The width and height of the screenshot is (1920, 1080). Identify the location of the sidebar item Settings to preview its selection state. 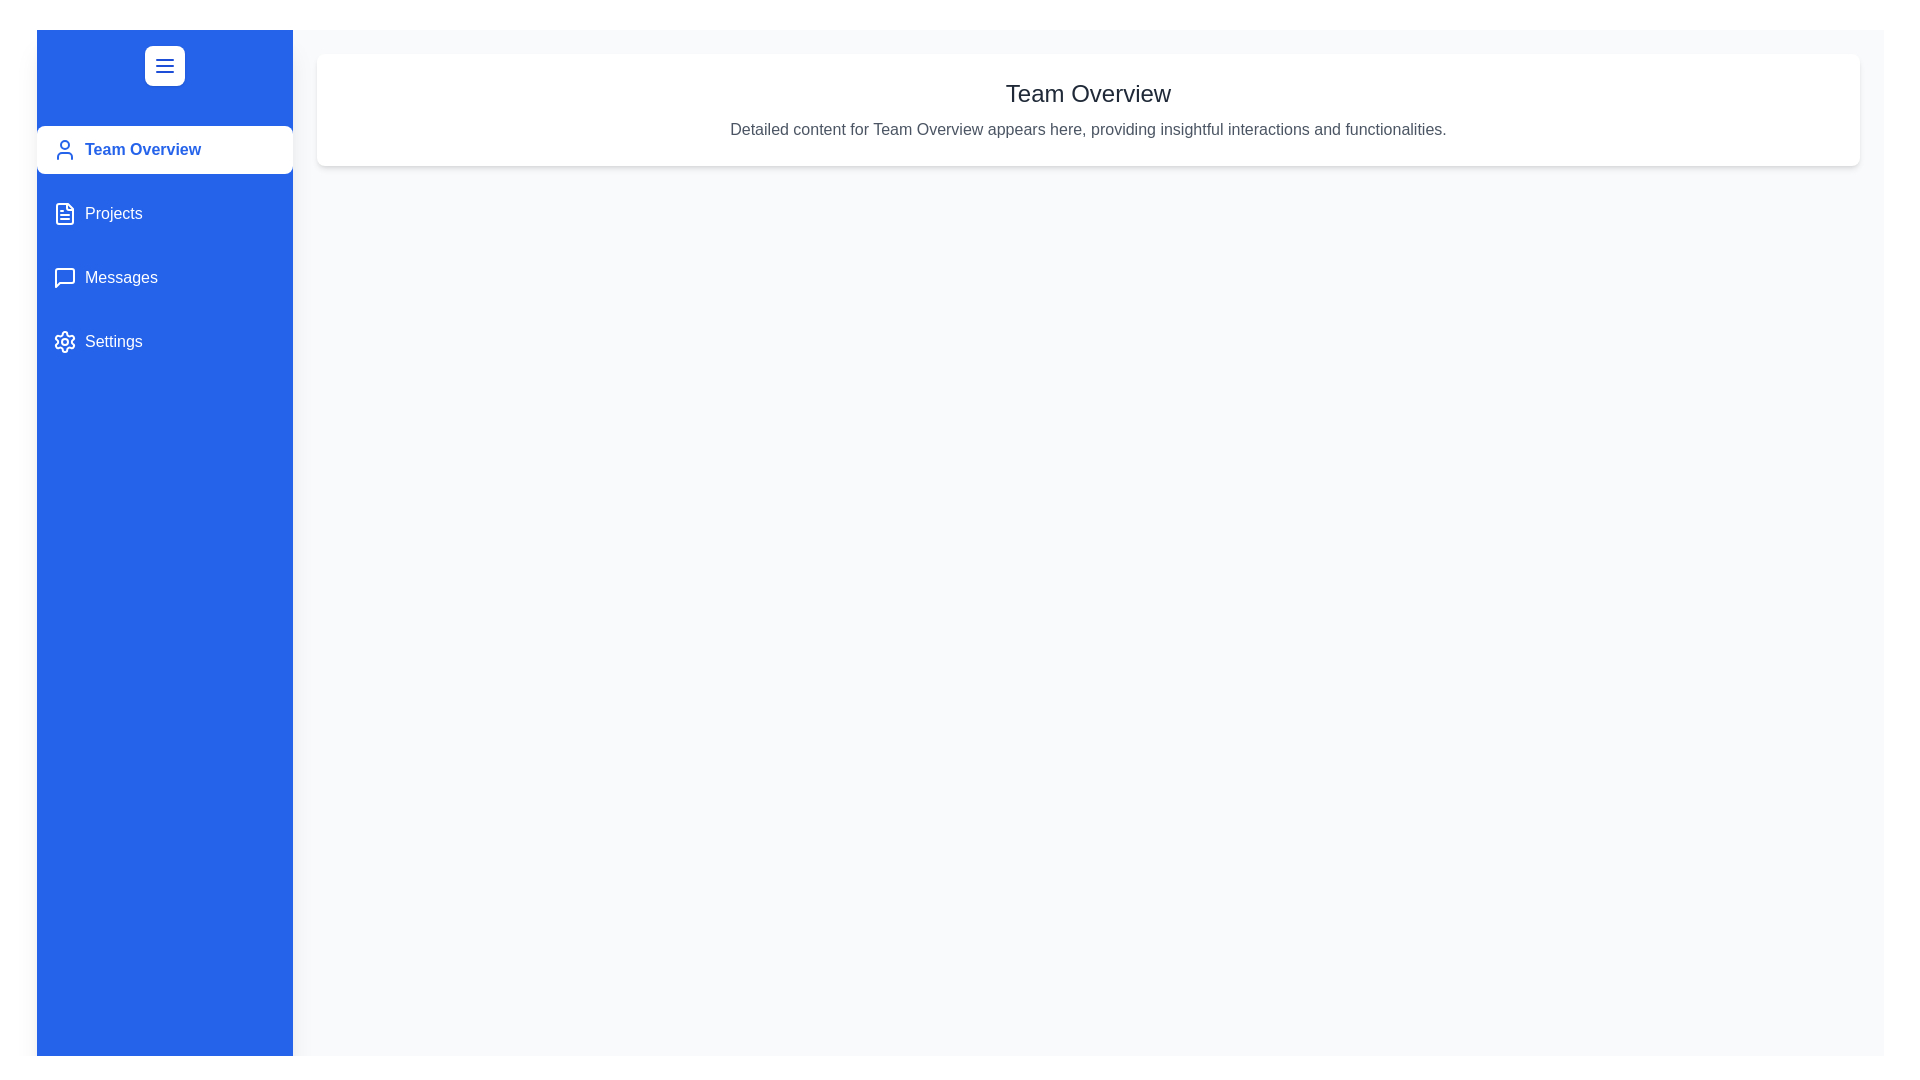
(164, 341).